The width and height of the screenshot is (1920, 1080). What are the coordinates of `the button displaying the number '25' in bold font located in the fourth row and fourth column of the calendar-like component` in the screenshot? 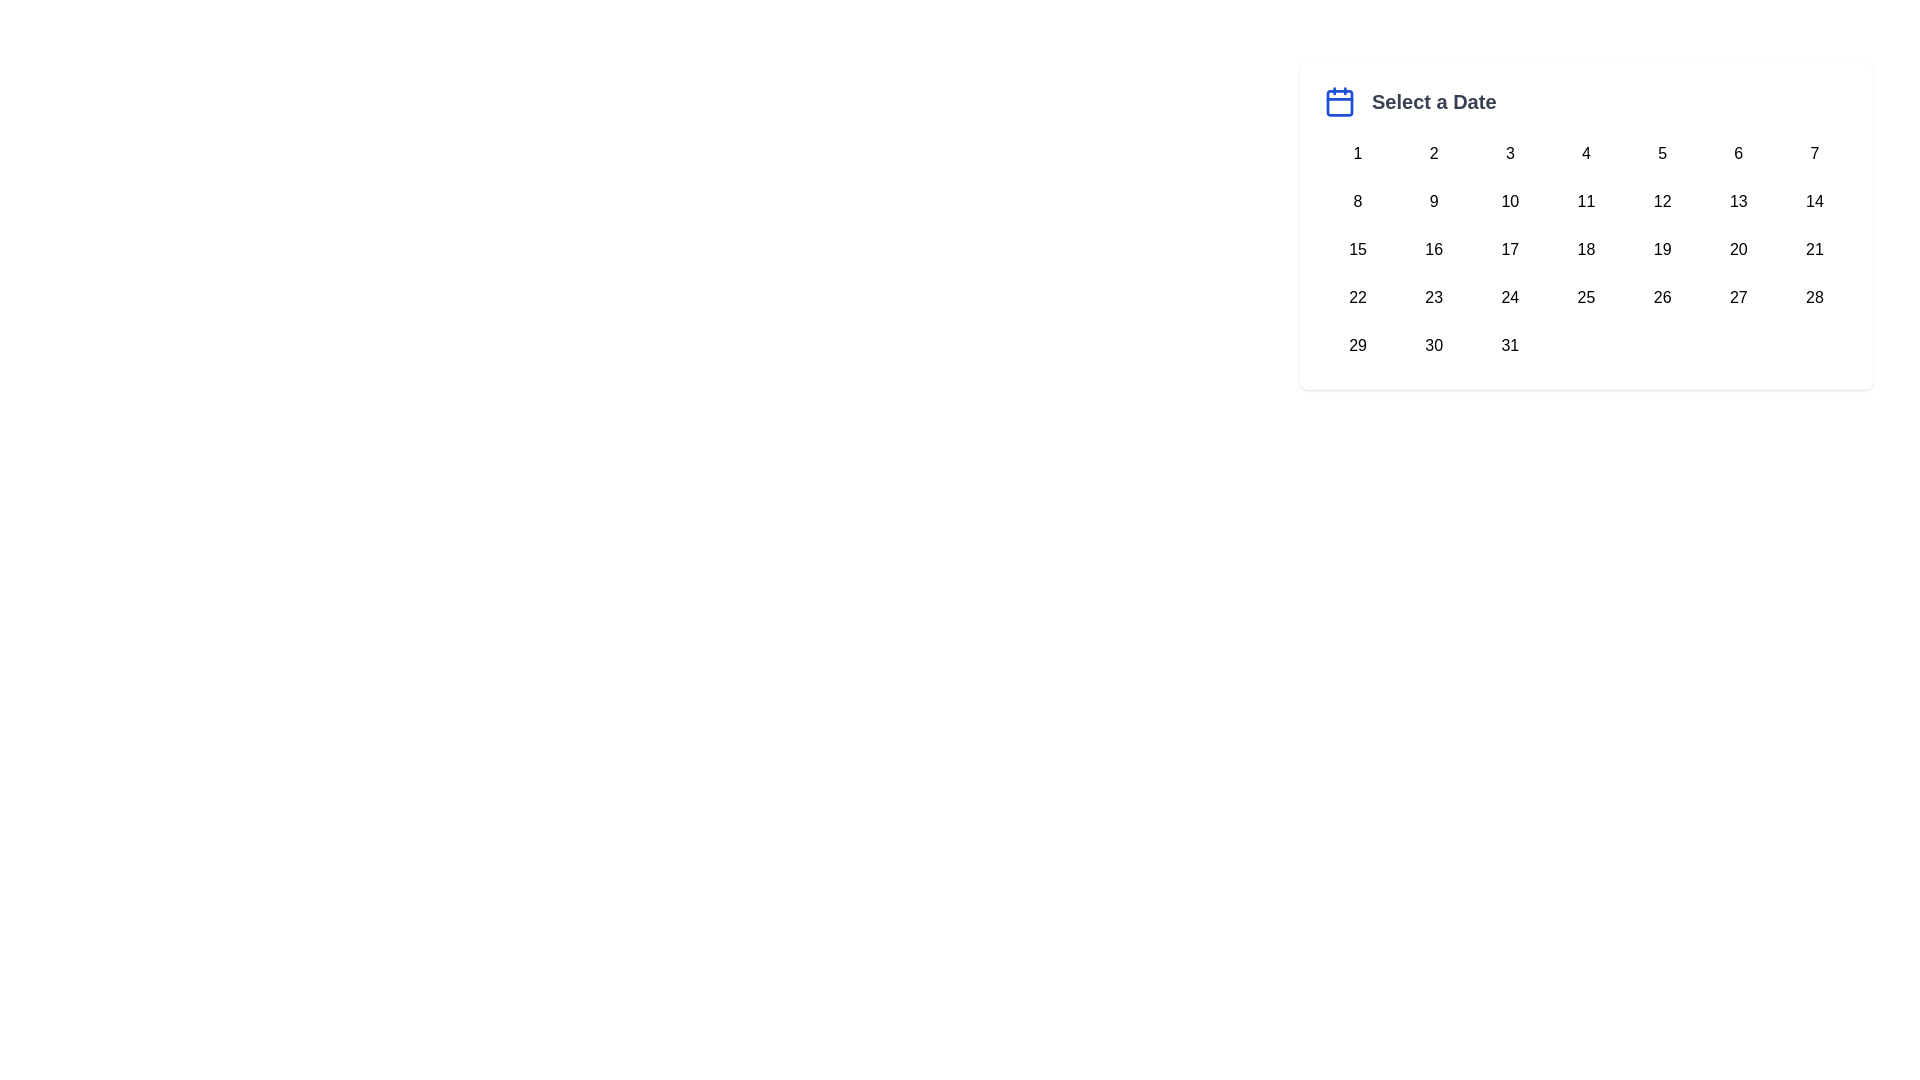 It's located at (1585, 297).